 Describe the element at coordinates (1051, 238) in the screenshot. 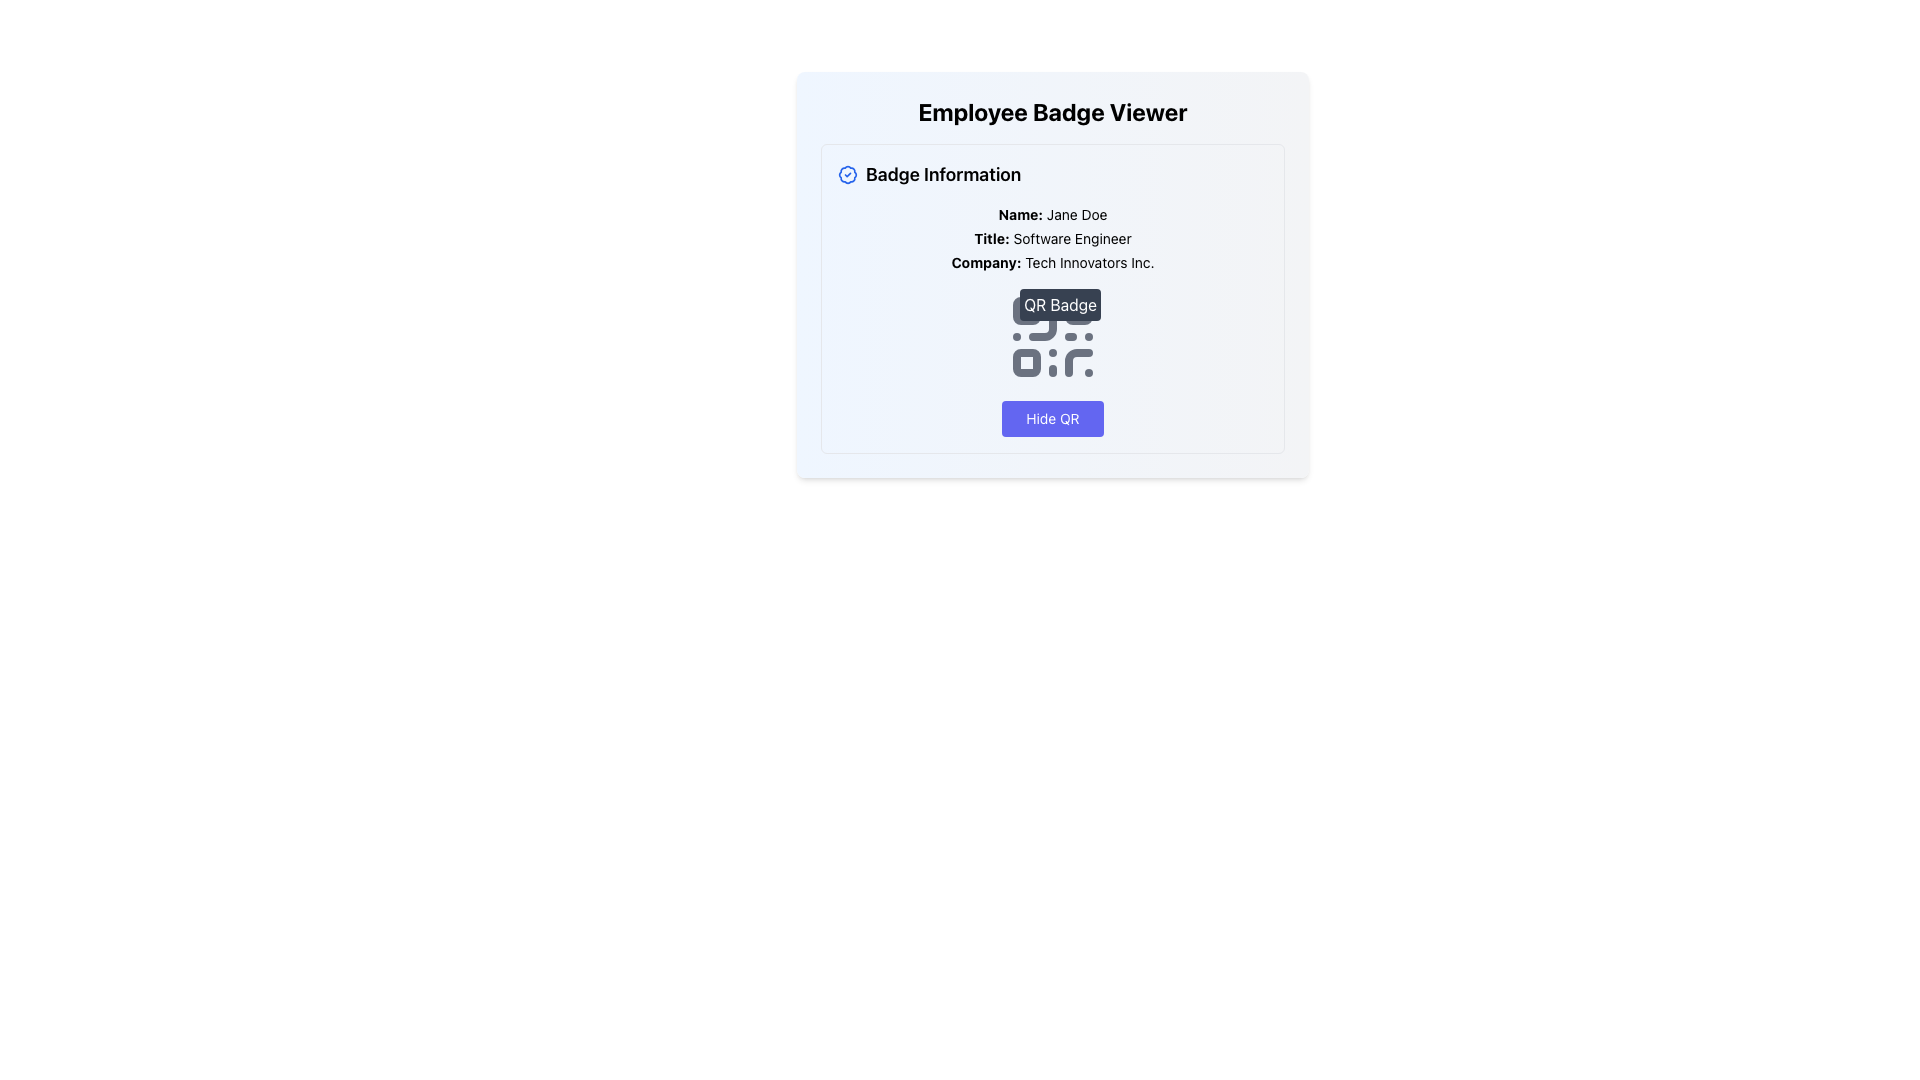

I see `the text label displaying 'Title: Software Engineer', which is the second line in the employee information section` at that location.